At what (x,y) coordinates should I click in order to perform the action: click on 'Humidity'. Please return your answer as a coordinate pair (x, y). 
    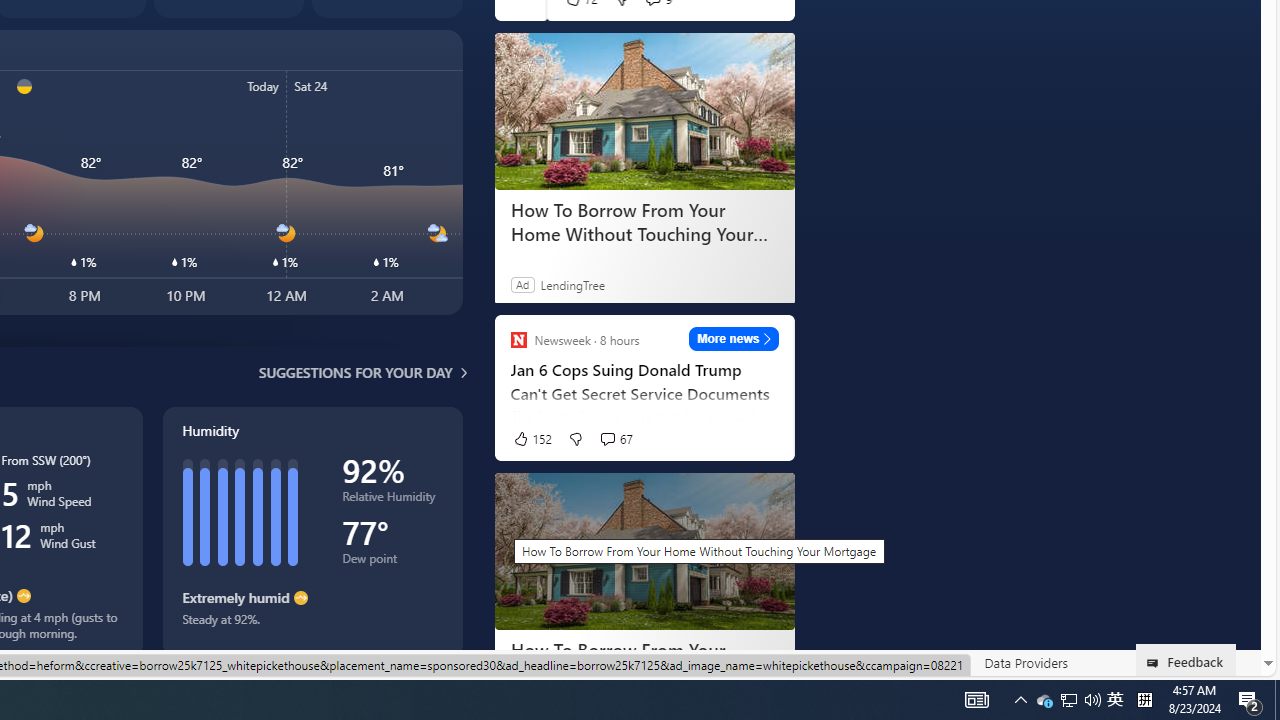
    Looking at the image, I should click on (311, 530).